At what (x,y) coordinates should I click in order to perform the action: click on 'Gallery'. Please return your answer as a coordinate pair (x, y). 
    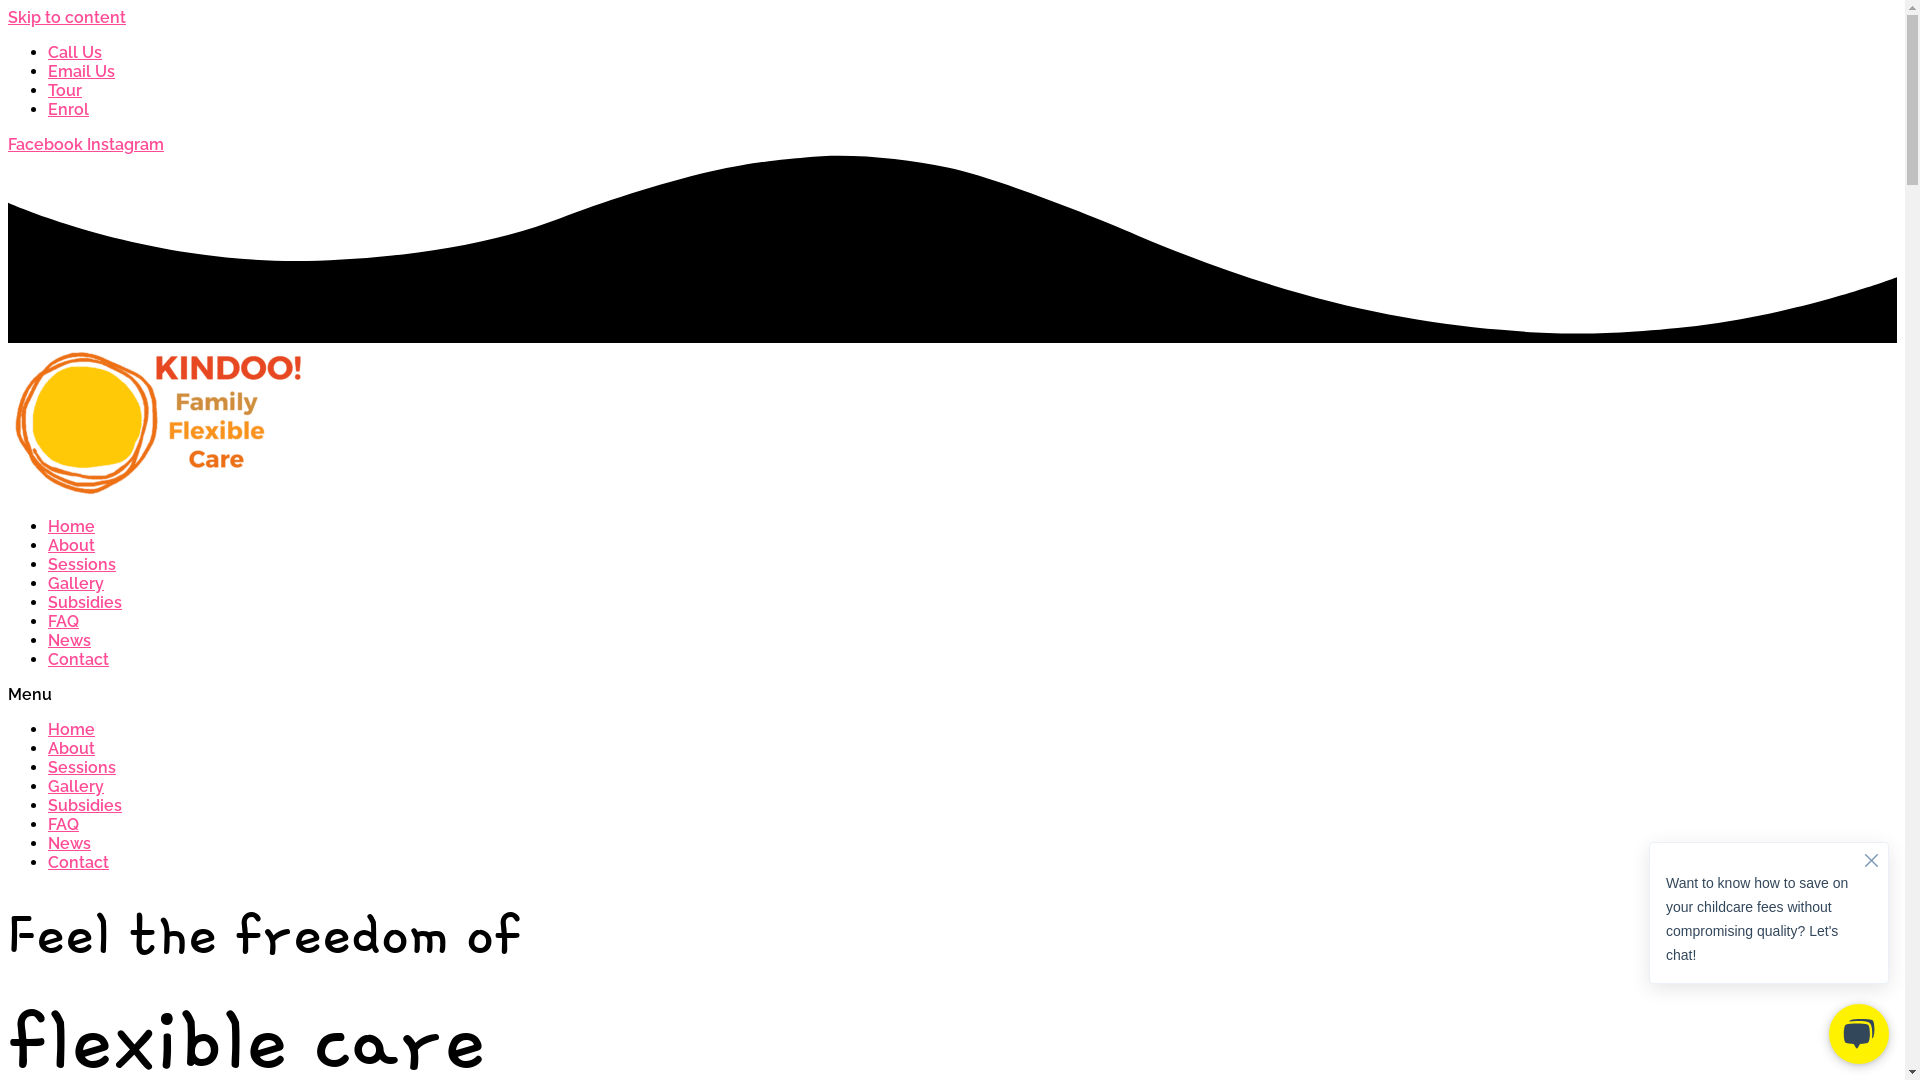
    Looking at the image, I should click on (76, 583).